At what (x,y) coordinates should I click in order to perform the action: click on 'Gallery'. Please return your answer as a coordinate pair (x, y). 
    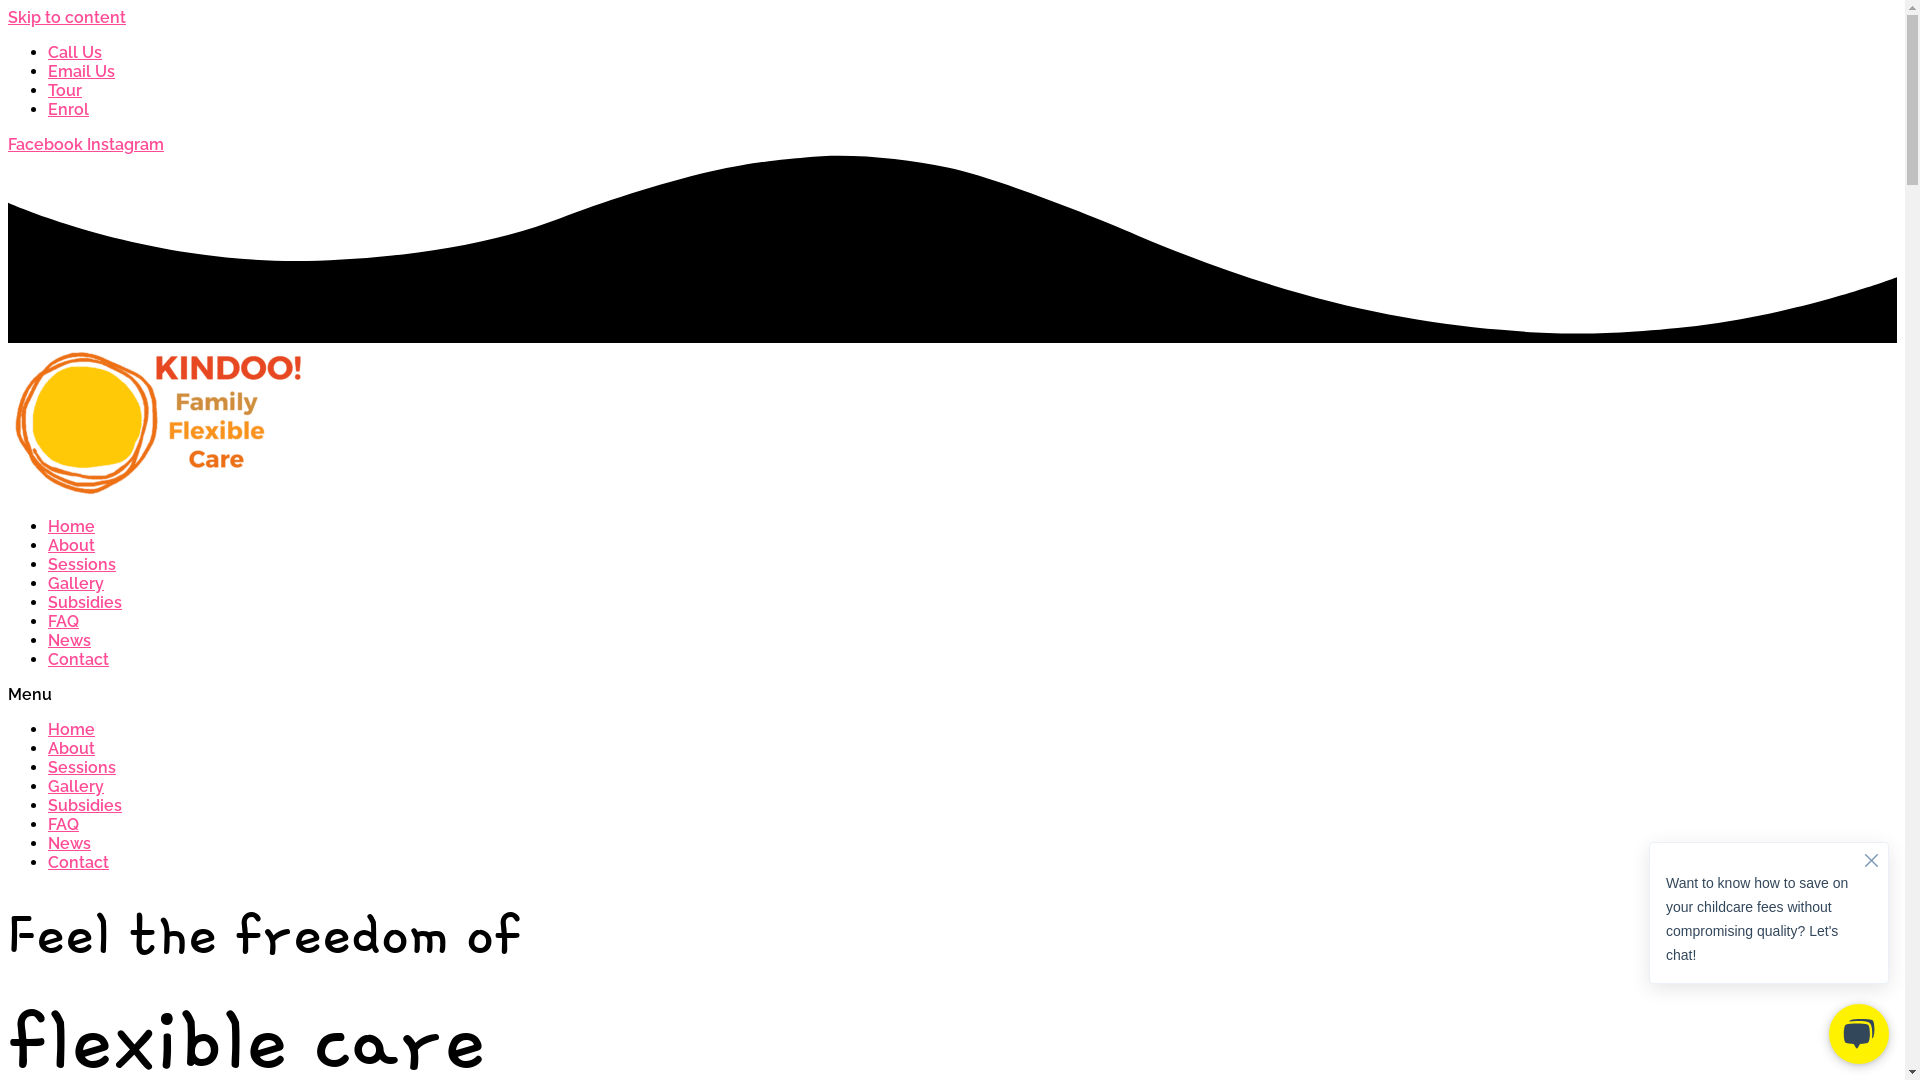
    Looking at the image, I should click on (76, 583).